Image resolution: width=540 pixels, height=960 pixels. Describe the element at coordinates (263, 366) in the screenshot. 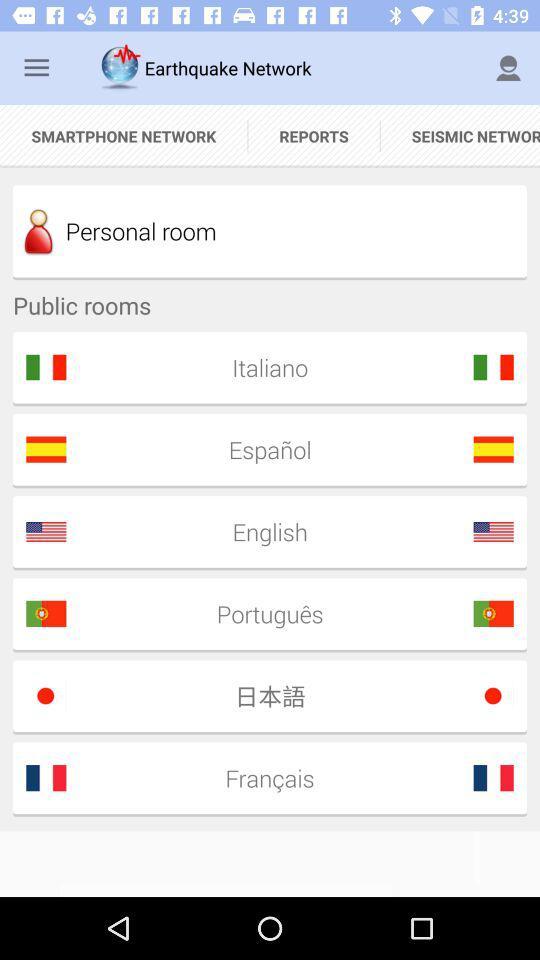

I see `italiano item` at that location.